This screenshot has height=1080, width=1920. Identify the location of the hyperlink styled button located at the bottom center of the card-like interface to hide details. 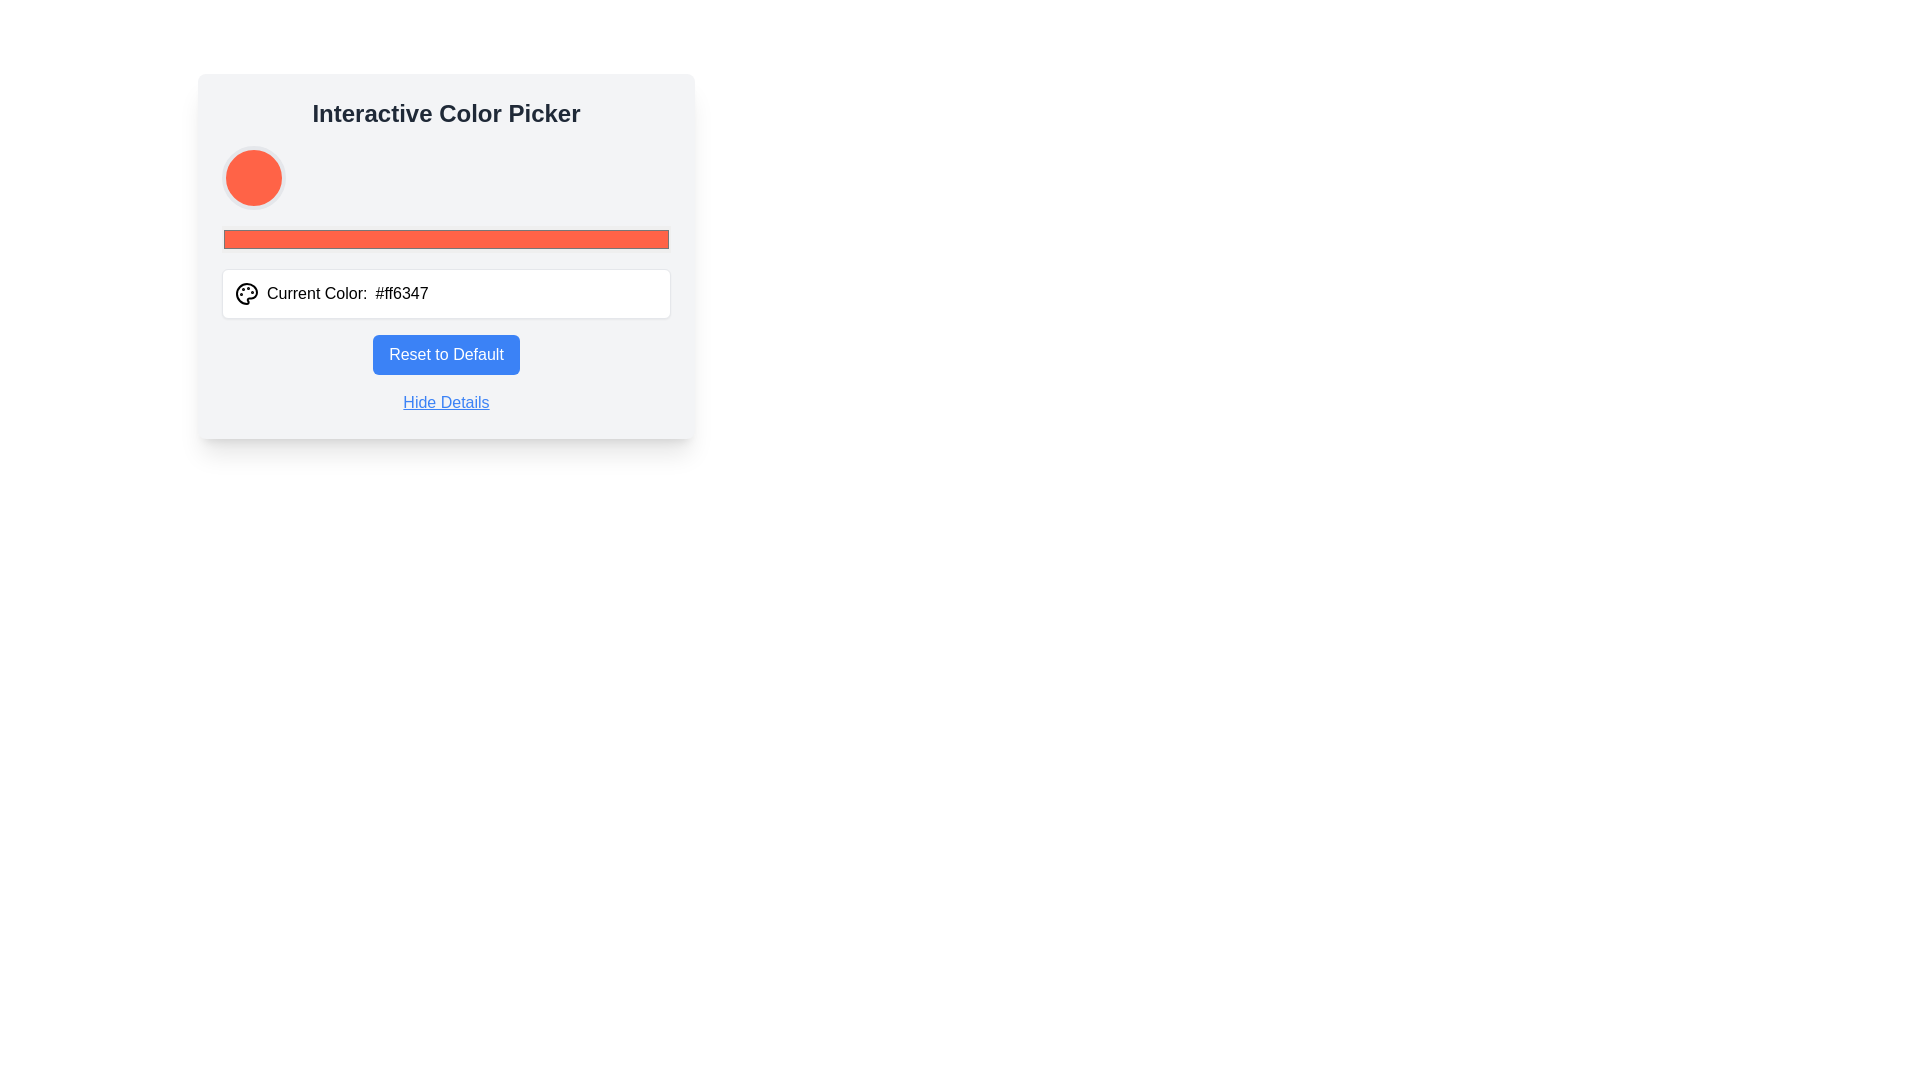
(445, 402).